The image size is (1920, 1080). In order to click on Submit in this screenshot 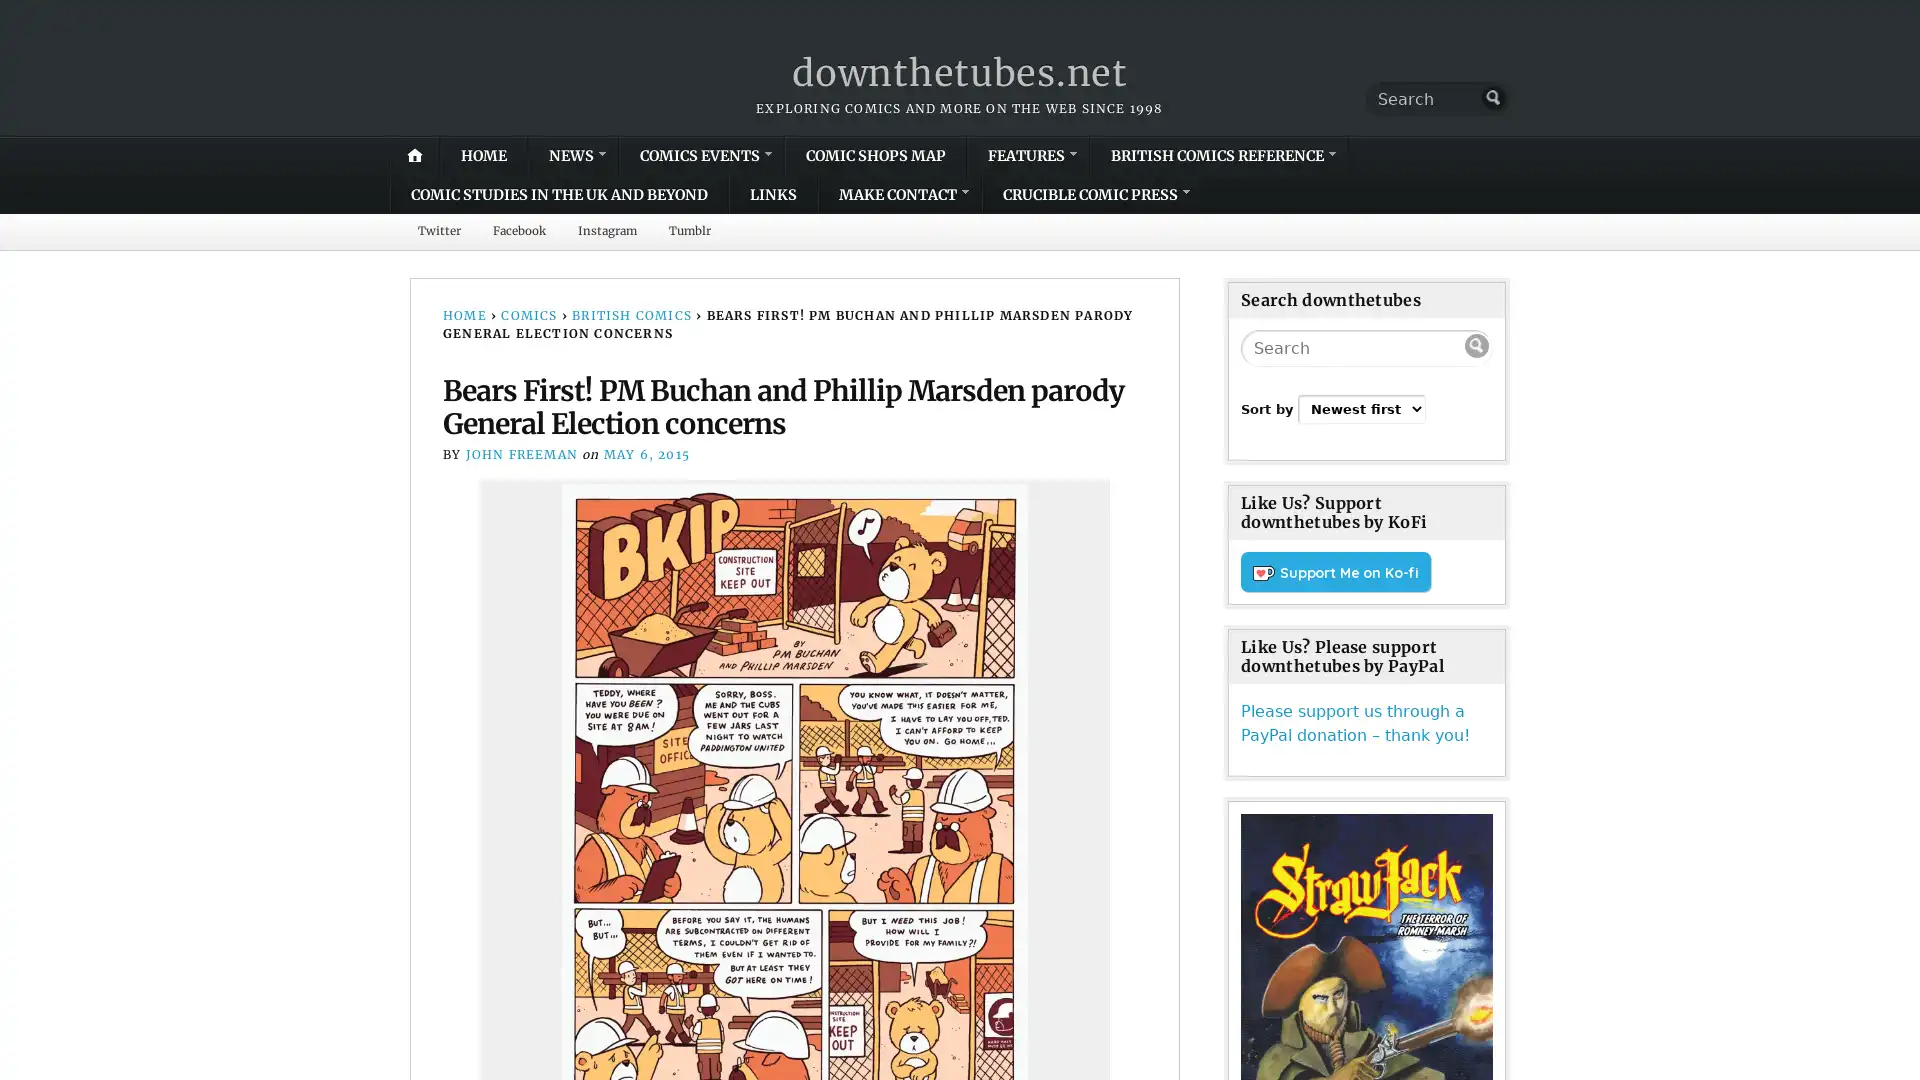, I will do `click(1493, 97)`.